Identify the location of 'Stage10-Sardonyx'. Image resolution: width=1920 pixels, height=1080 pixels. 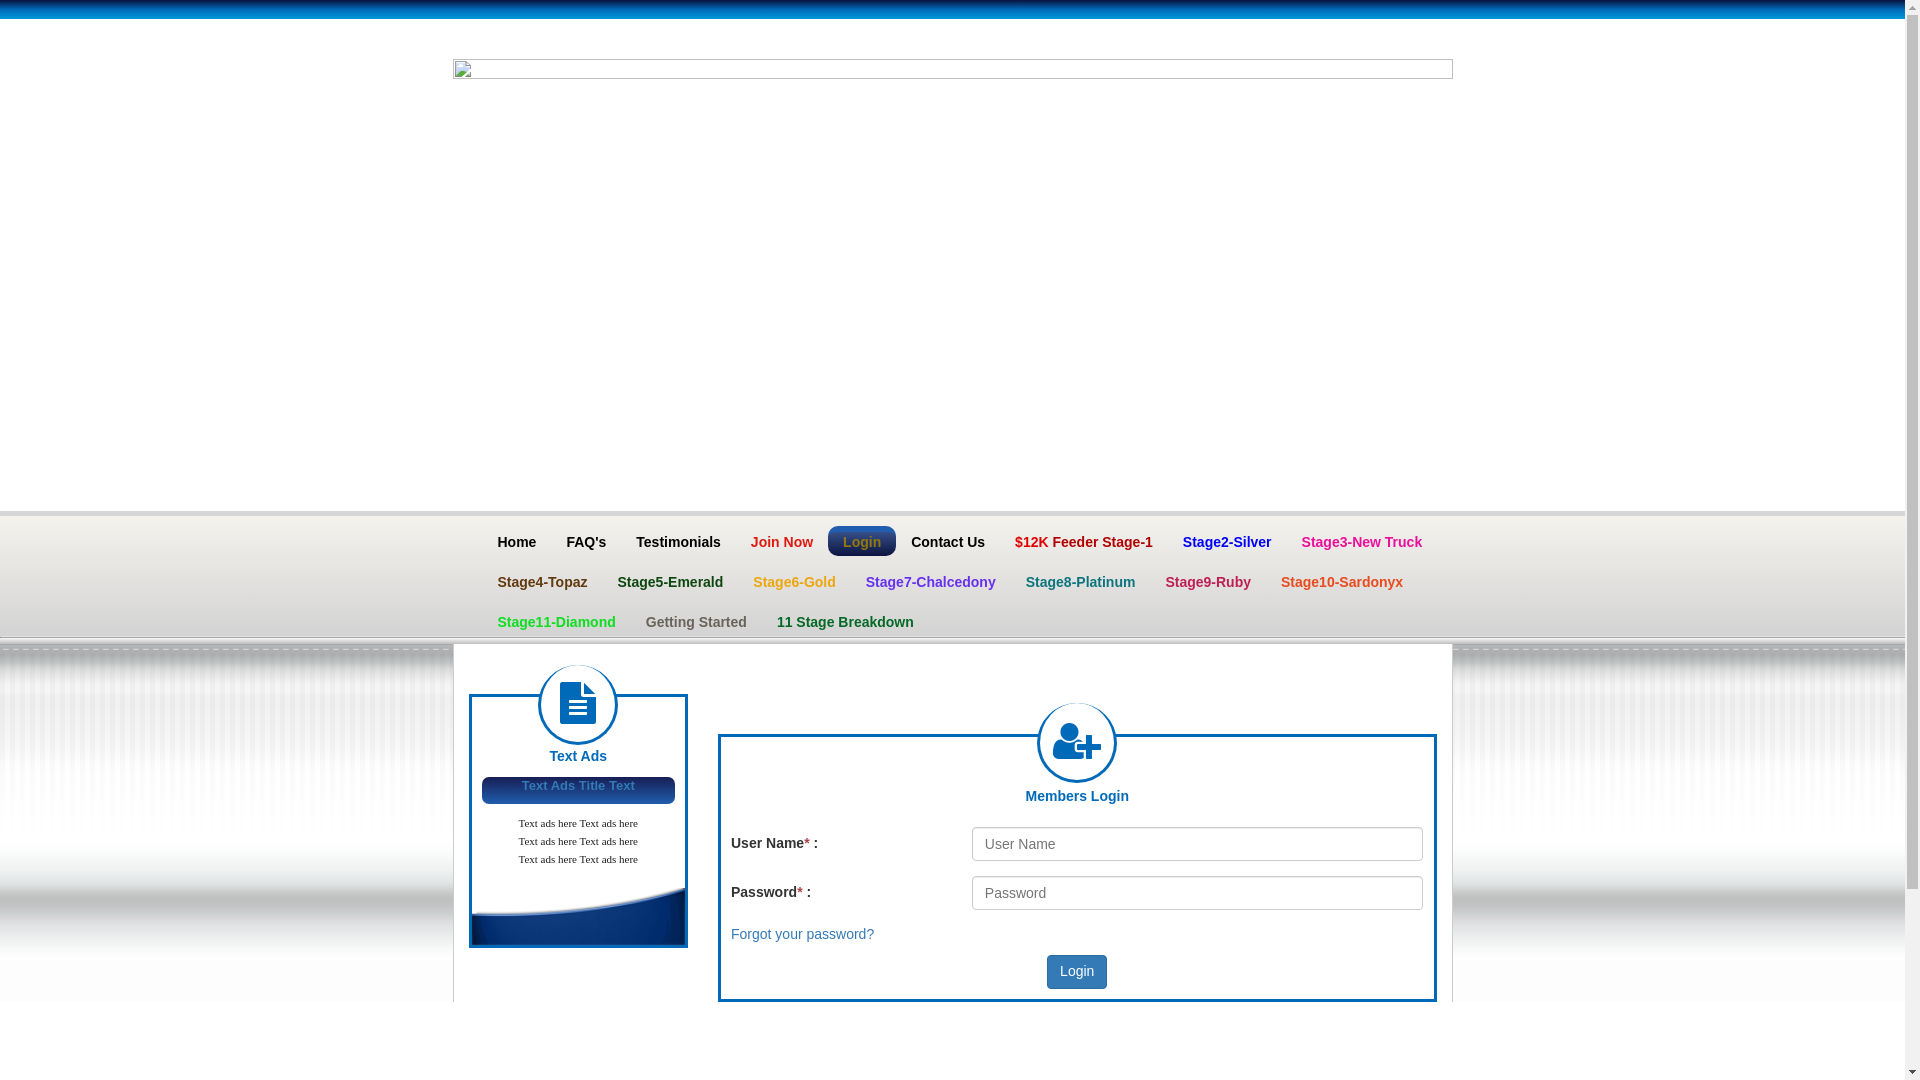
(1342, 581).